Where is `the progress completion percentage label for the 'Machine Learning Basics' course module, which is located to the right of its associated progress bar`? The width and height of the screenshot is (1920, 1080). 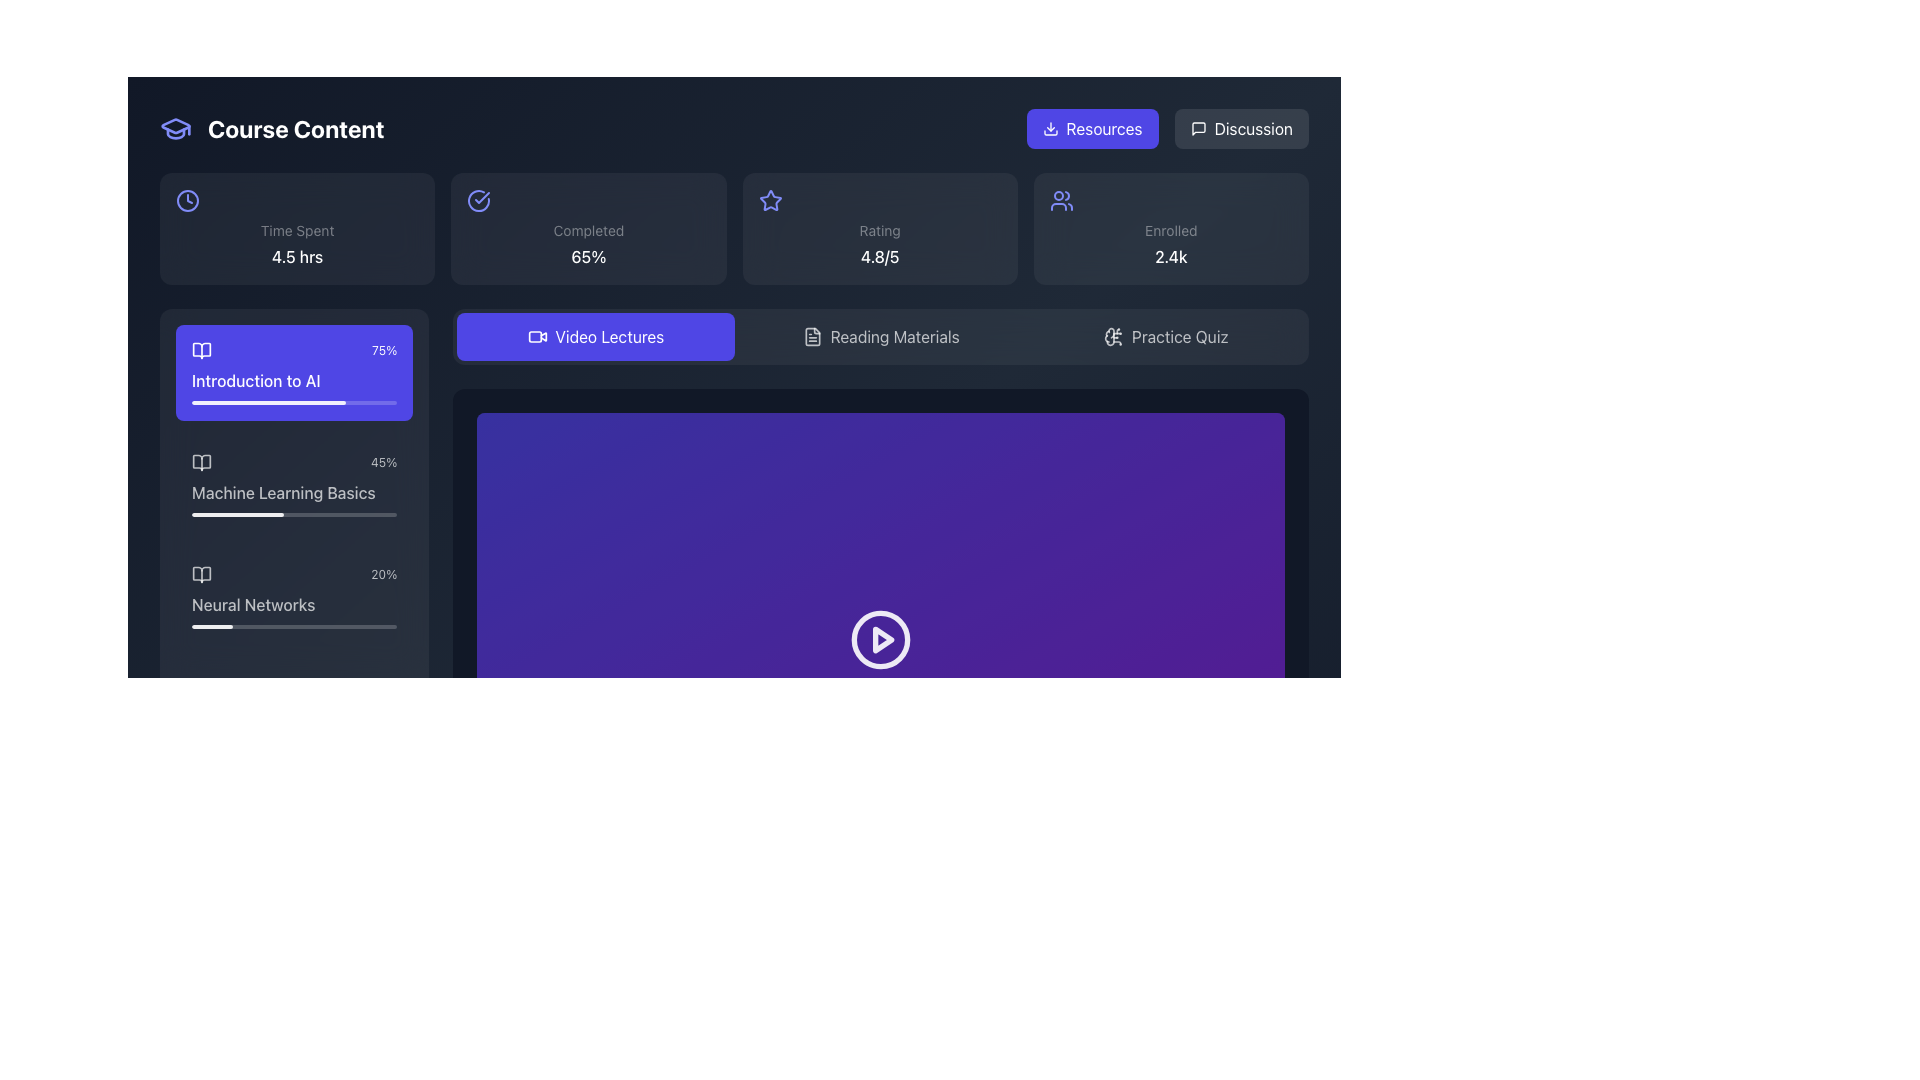
the progress completion percentage label for the 'Machine Learning Basics' course module, which is located to the right of its associated progress bar is located at coordinates (384, 462).